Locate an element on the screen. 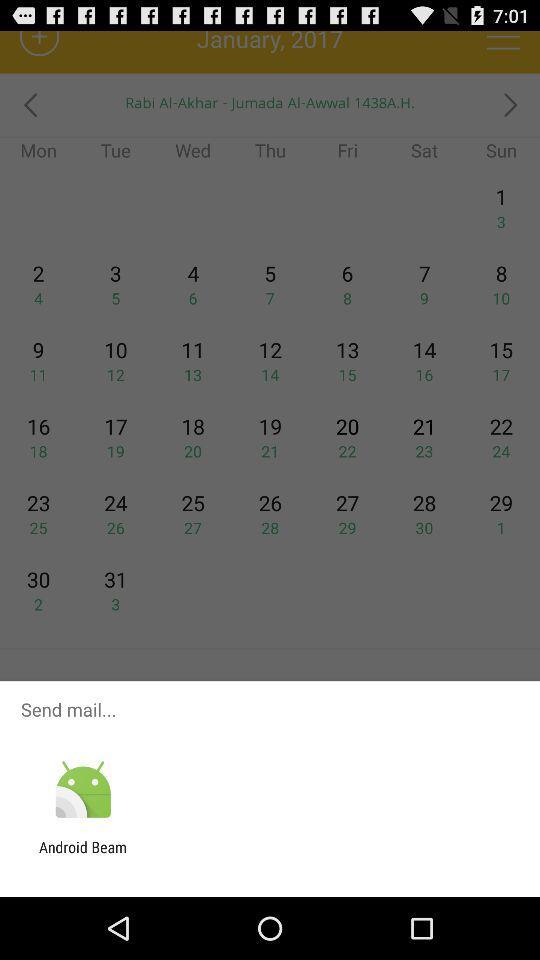 Image resolution: width=540 pixels, height=960 pixels. the app below send mail... icon is located at coordinates (82, 790).